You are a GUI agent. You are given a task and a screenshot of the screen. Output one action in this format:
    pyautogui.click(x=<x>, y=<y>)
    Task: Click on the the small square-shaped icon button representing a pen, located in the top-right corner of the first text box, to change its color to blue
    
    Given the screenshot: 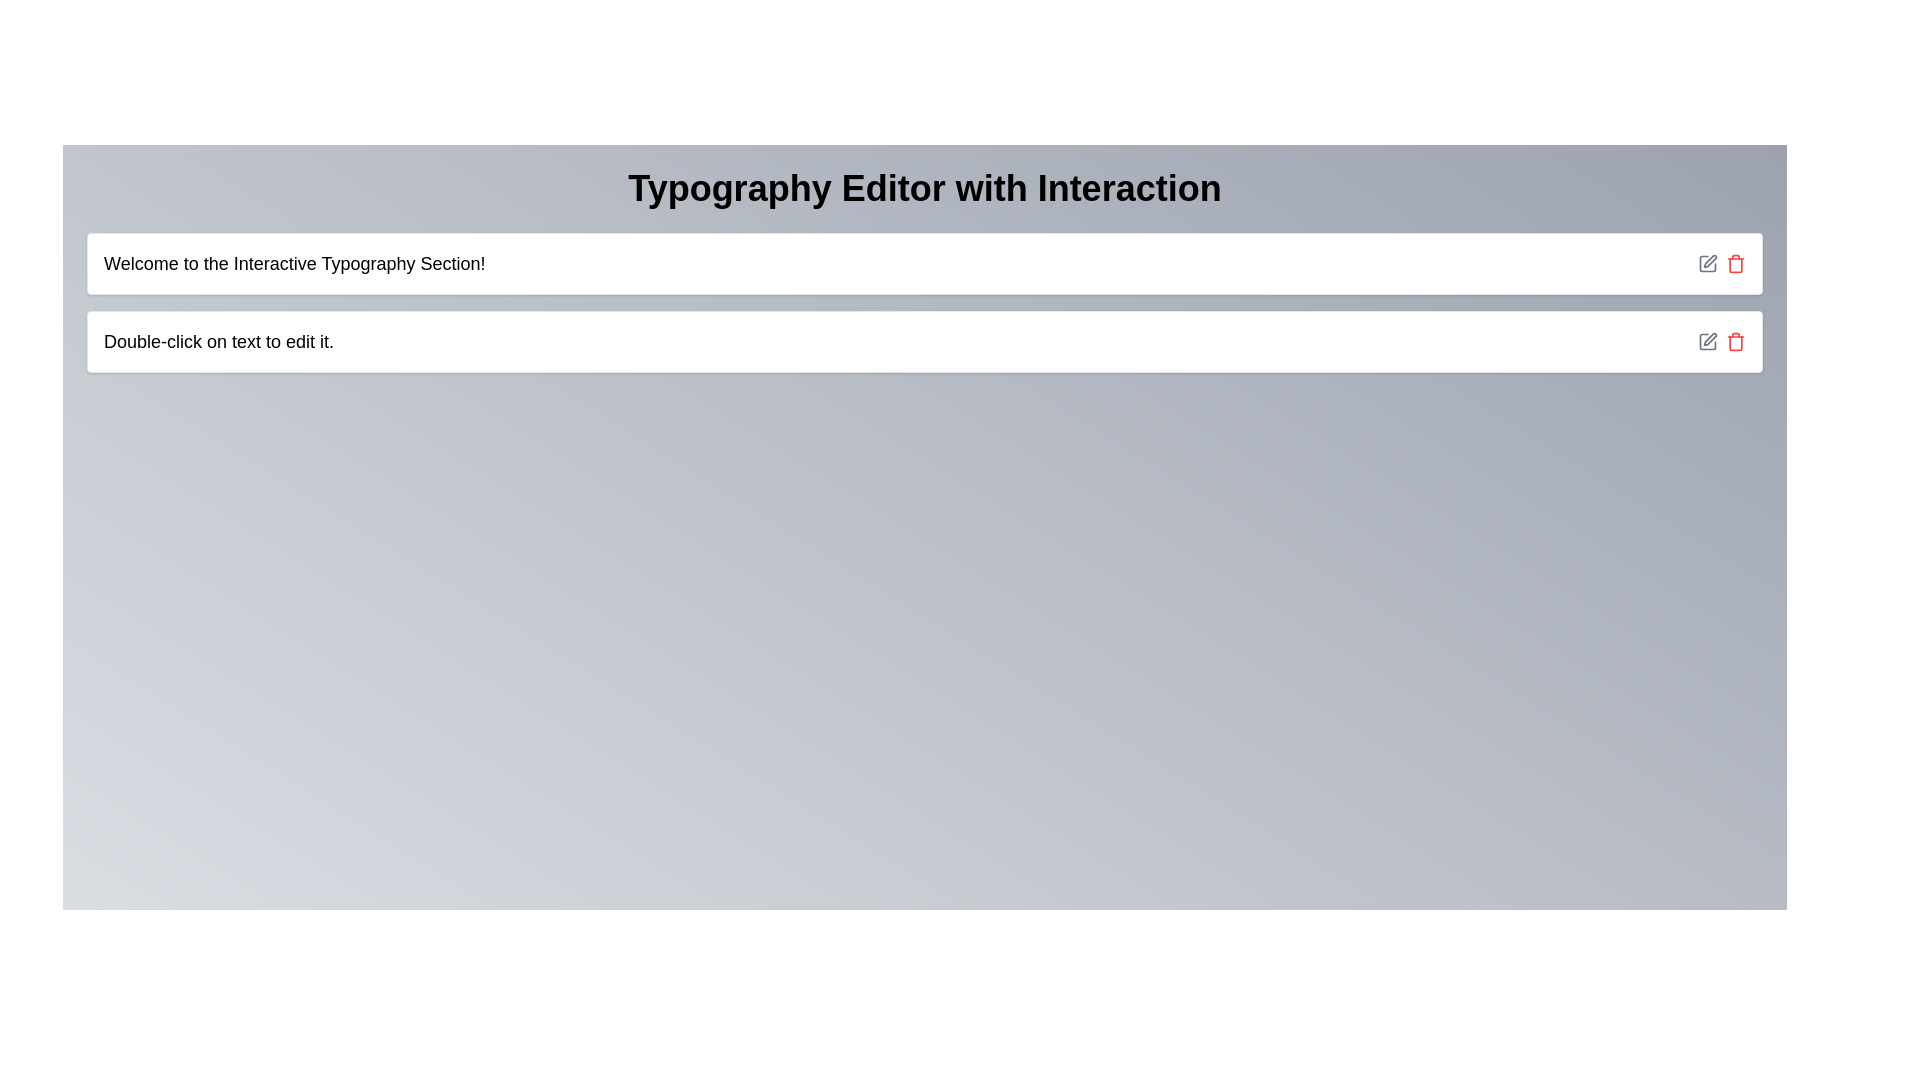 What is the action you would take?
    pyautogui.click(x=1707, y=262)
    